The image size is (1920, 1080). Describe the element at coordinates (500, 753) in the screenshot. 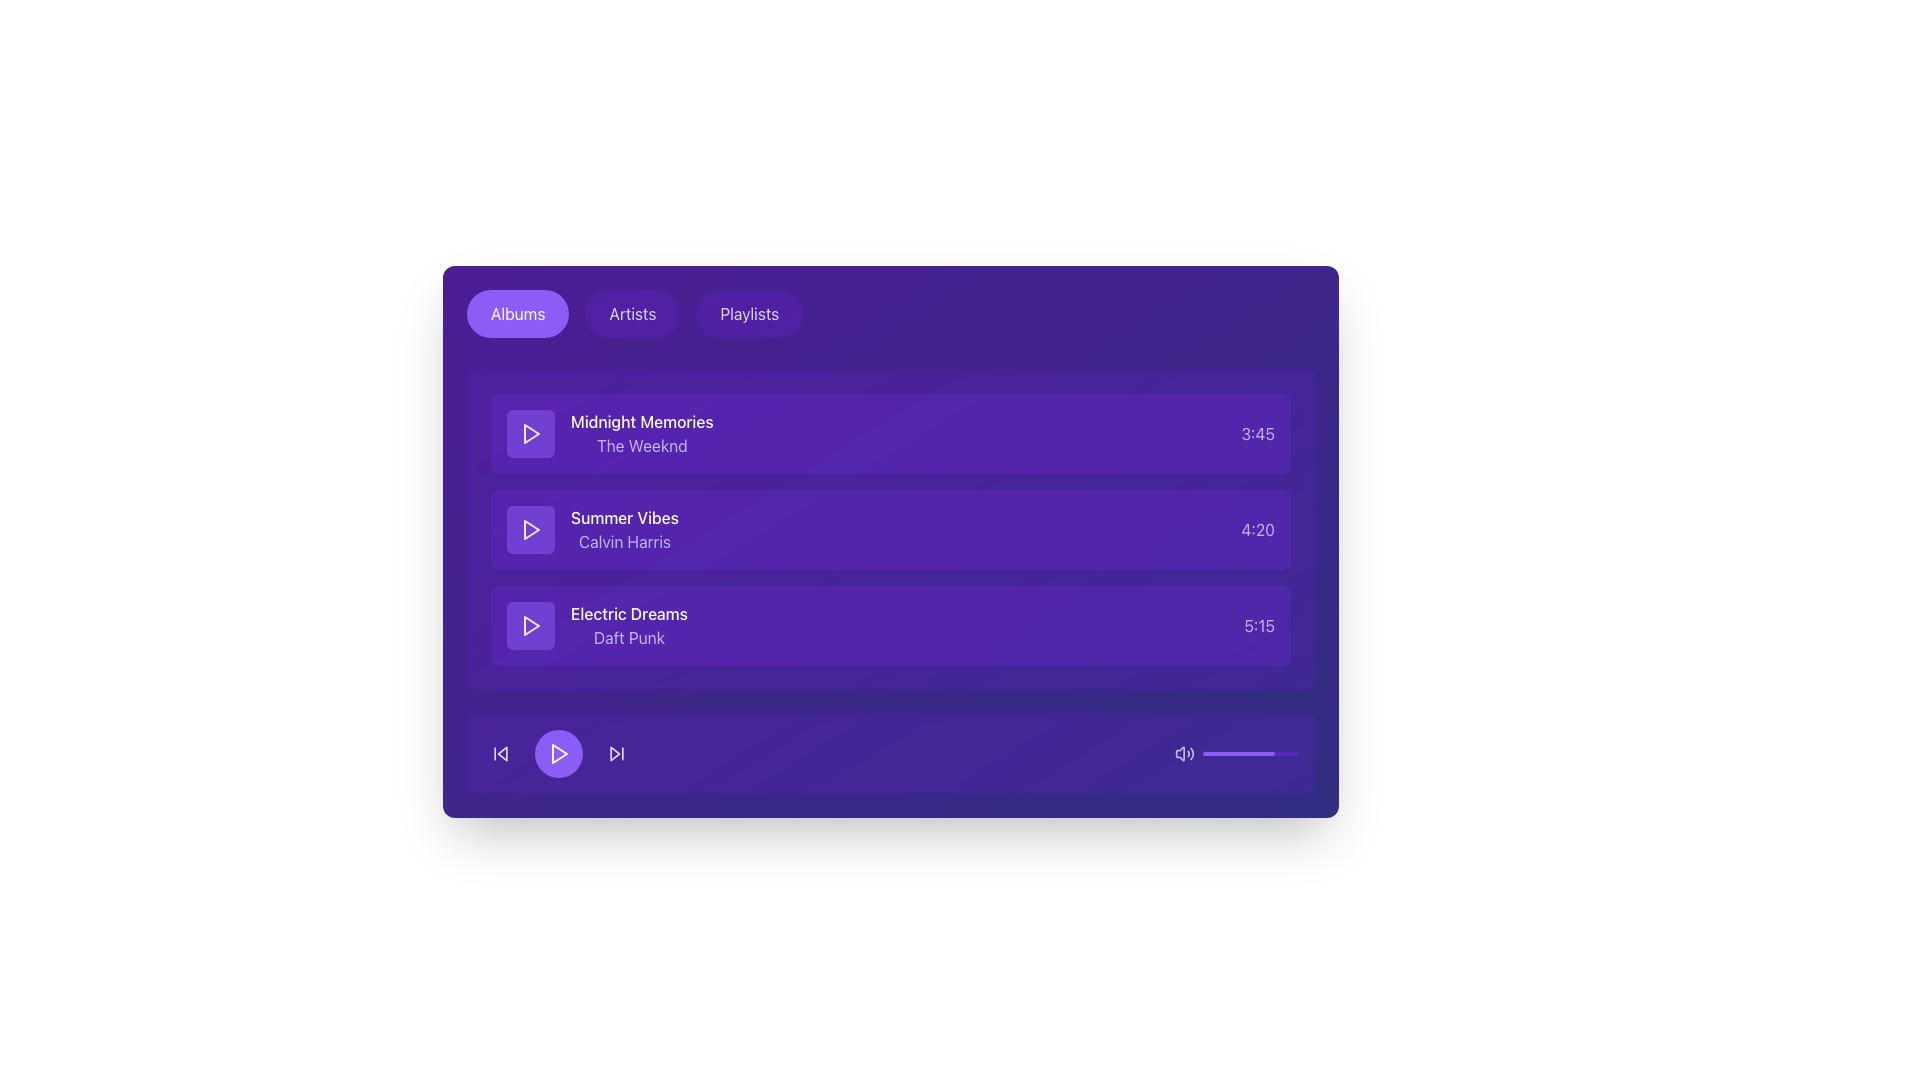

I see `the circular violet button with a skip-backward arrow icon located at the bottom left of the music player interface to skip backward` at that location.